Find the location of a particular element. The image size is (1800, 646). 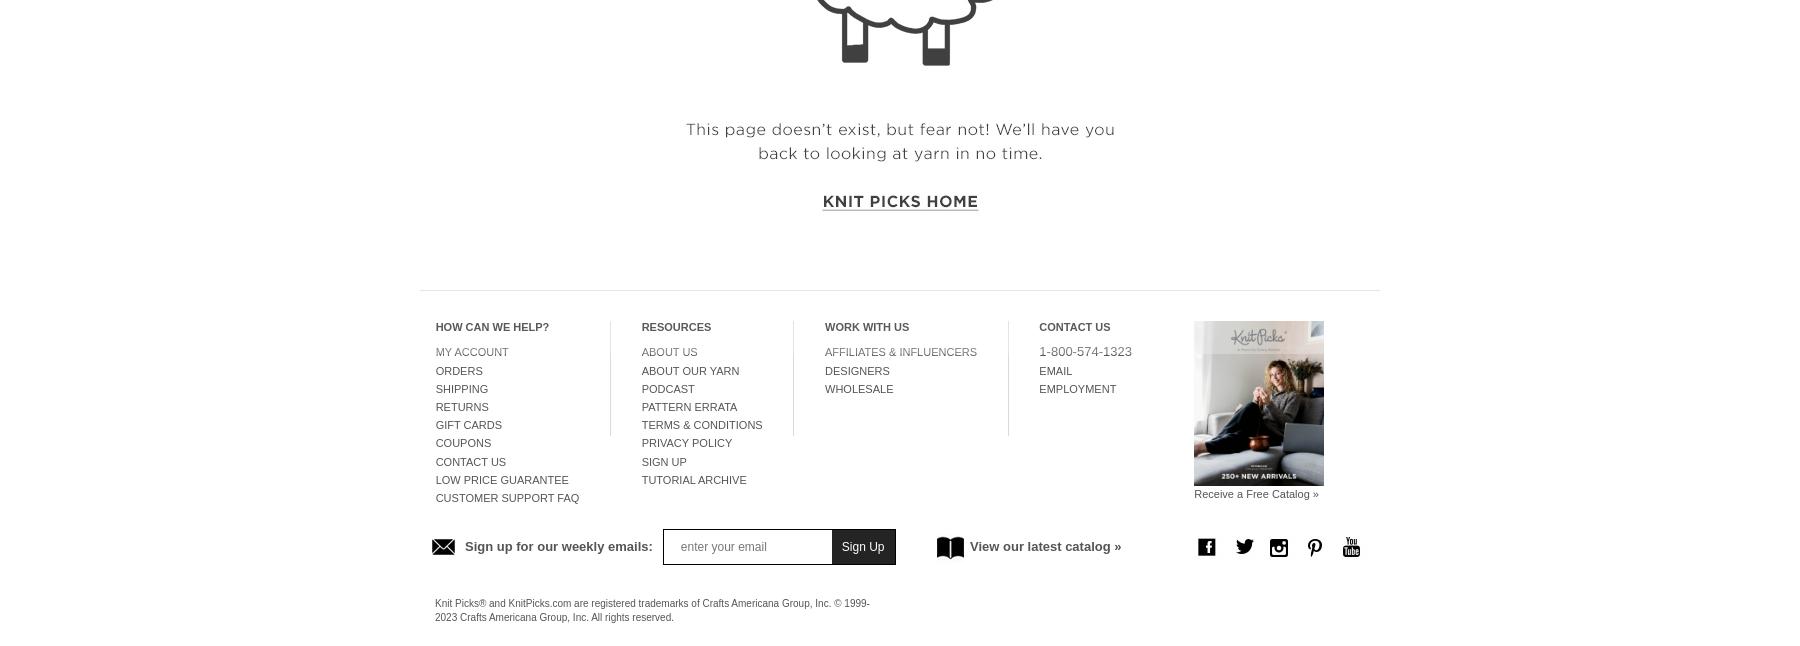

'About Our Yarn' is located at coordinates (688, 369).